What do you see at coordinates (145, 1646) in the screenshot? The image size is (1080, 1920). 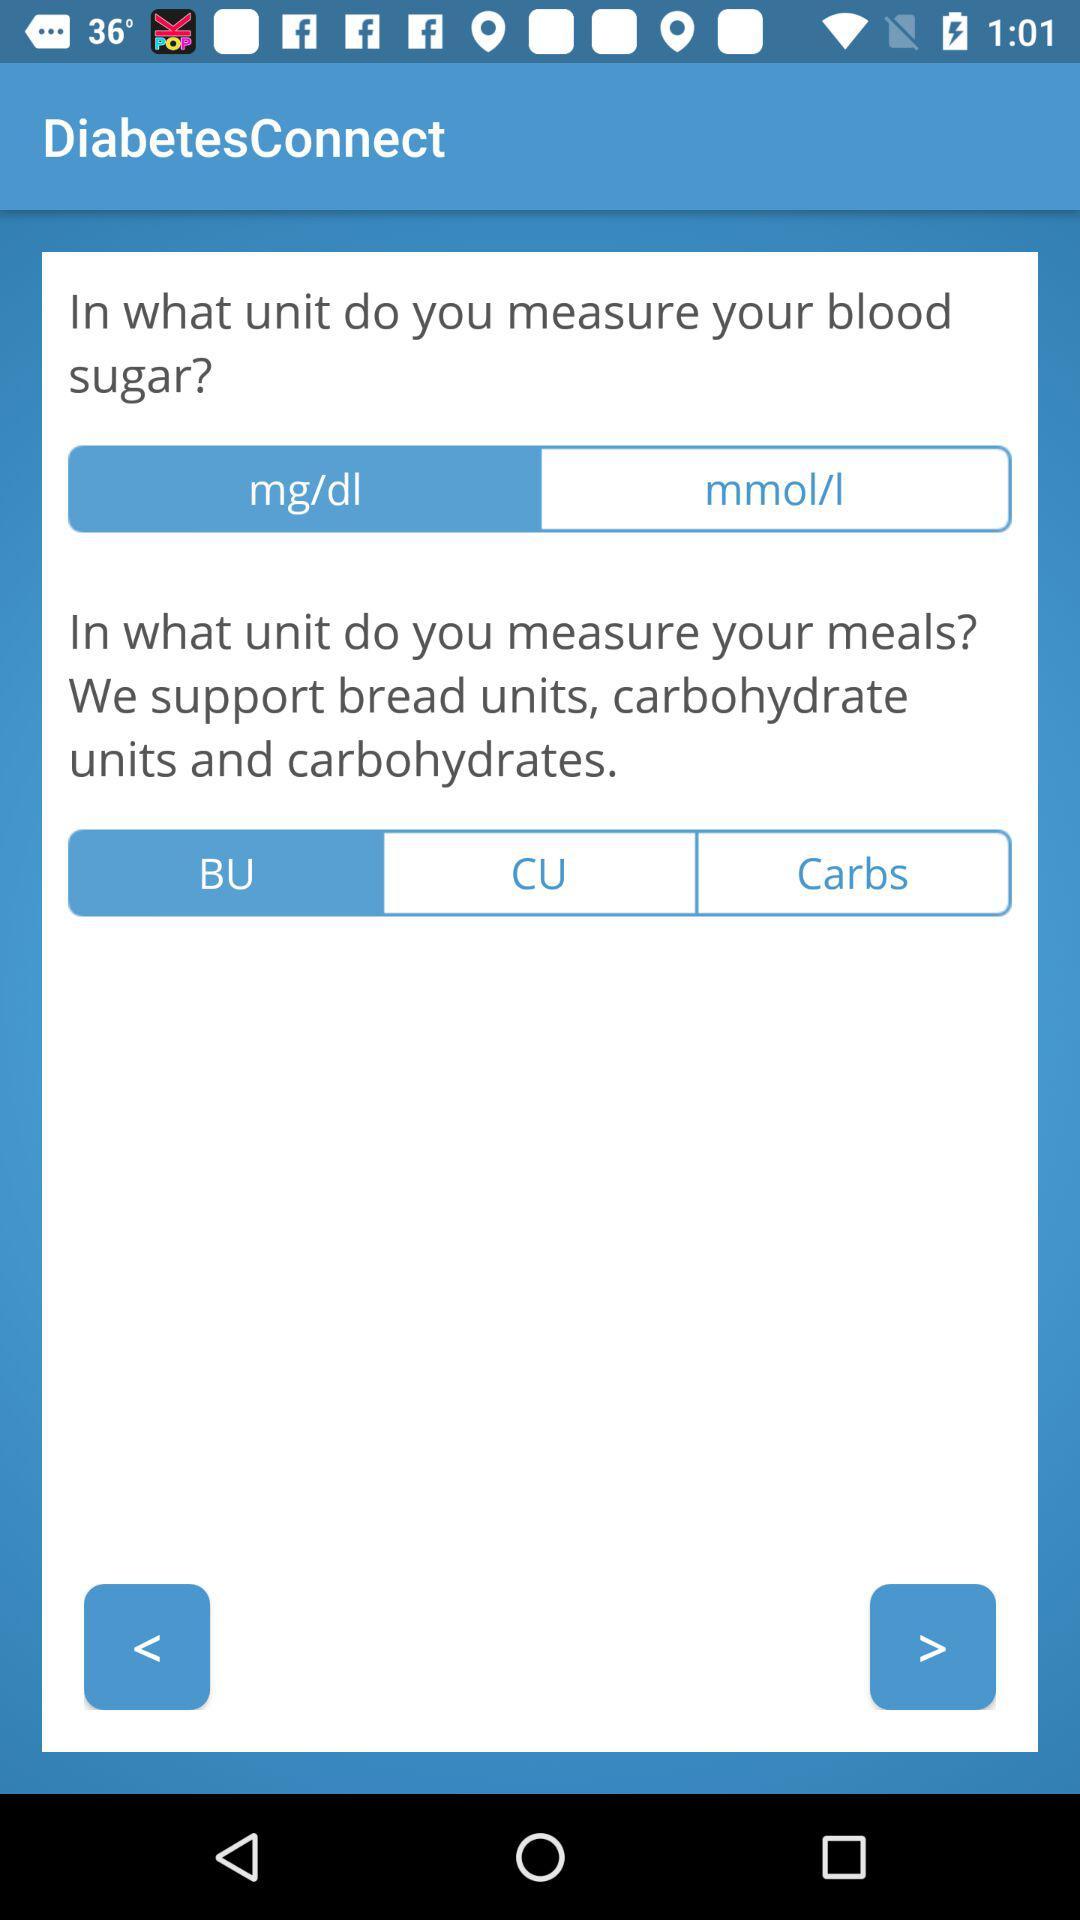 I see `the item at the bottom left corner` at bounding box center [145, 1646].